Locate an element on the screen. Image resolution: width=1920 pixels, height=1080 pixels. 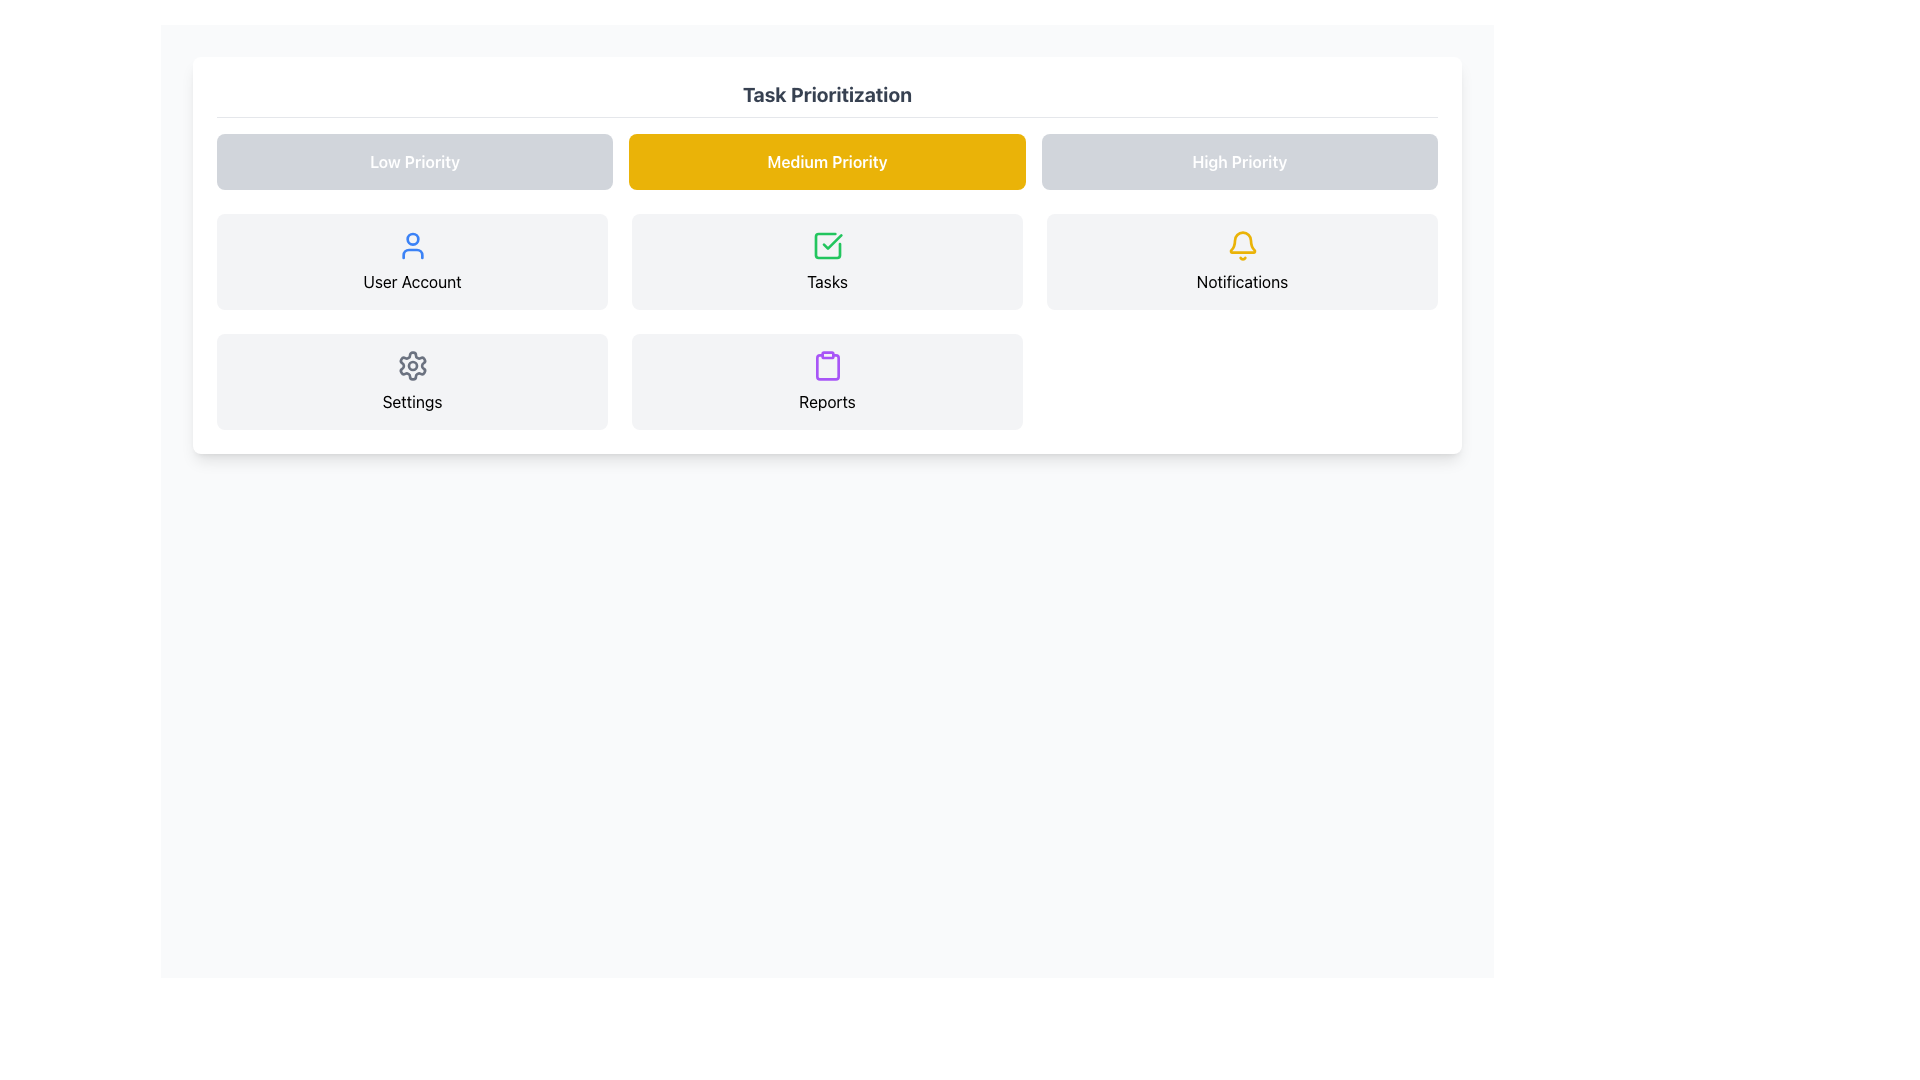
the header text label that serves as the title for the section containing priority categories and associated items is located at coordinates (827, 95).